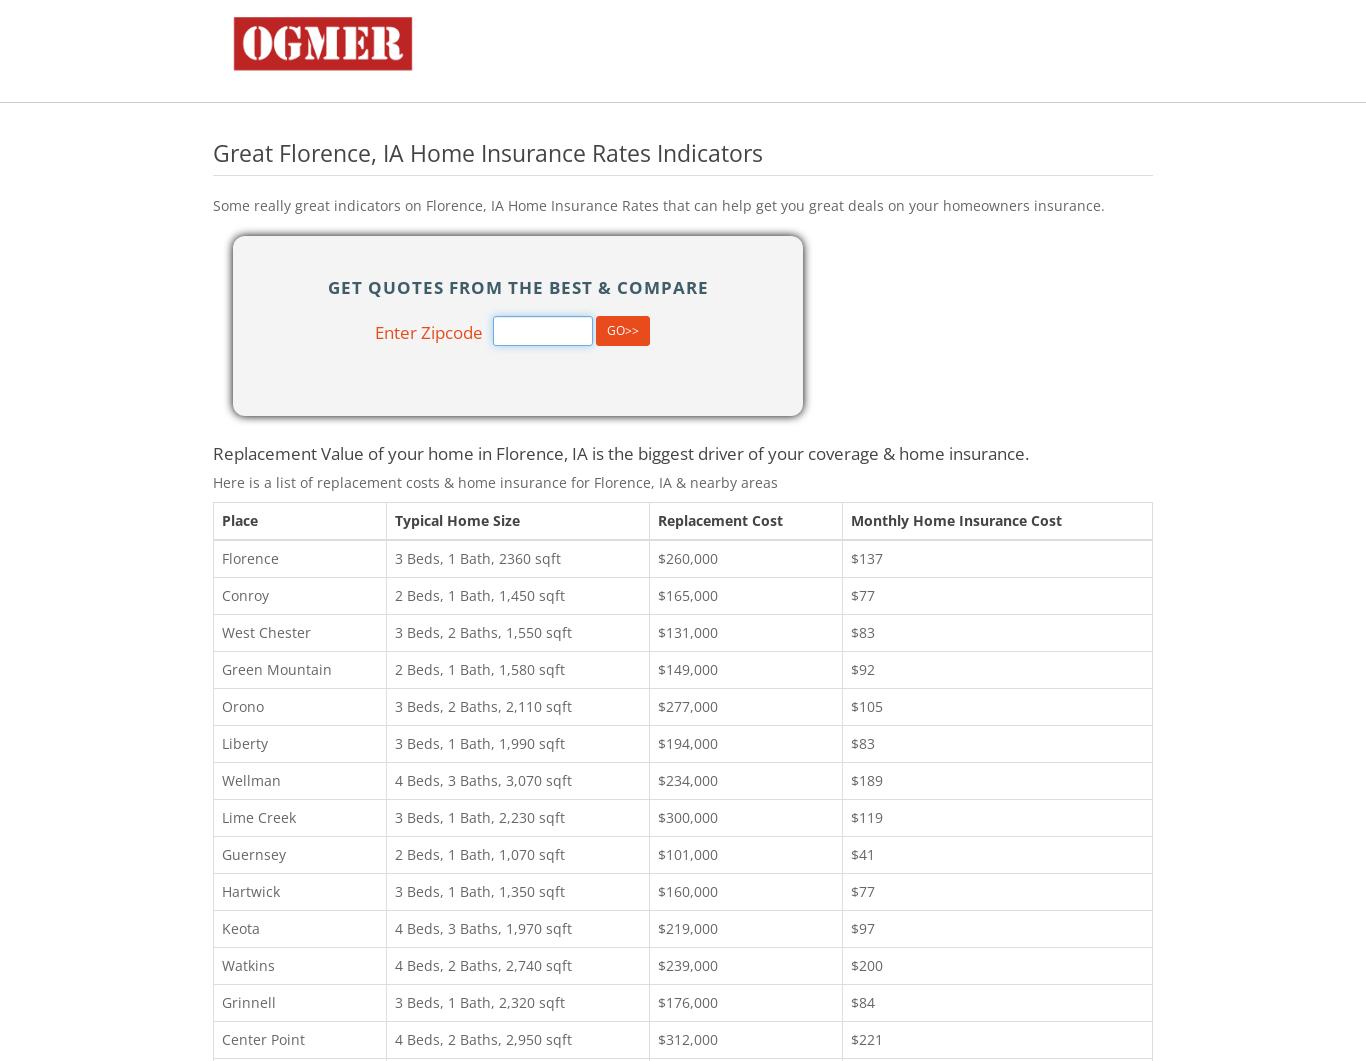 The height and width of the screenshot is (1061, 1366). Describe the element at coordinates (866, 816) in the screenshot. I see `'$119'` at that location.